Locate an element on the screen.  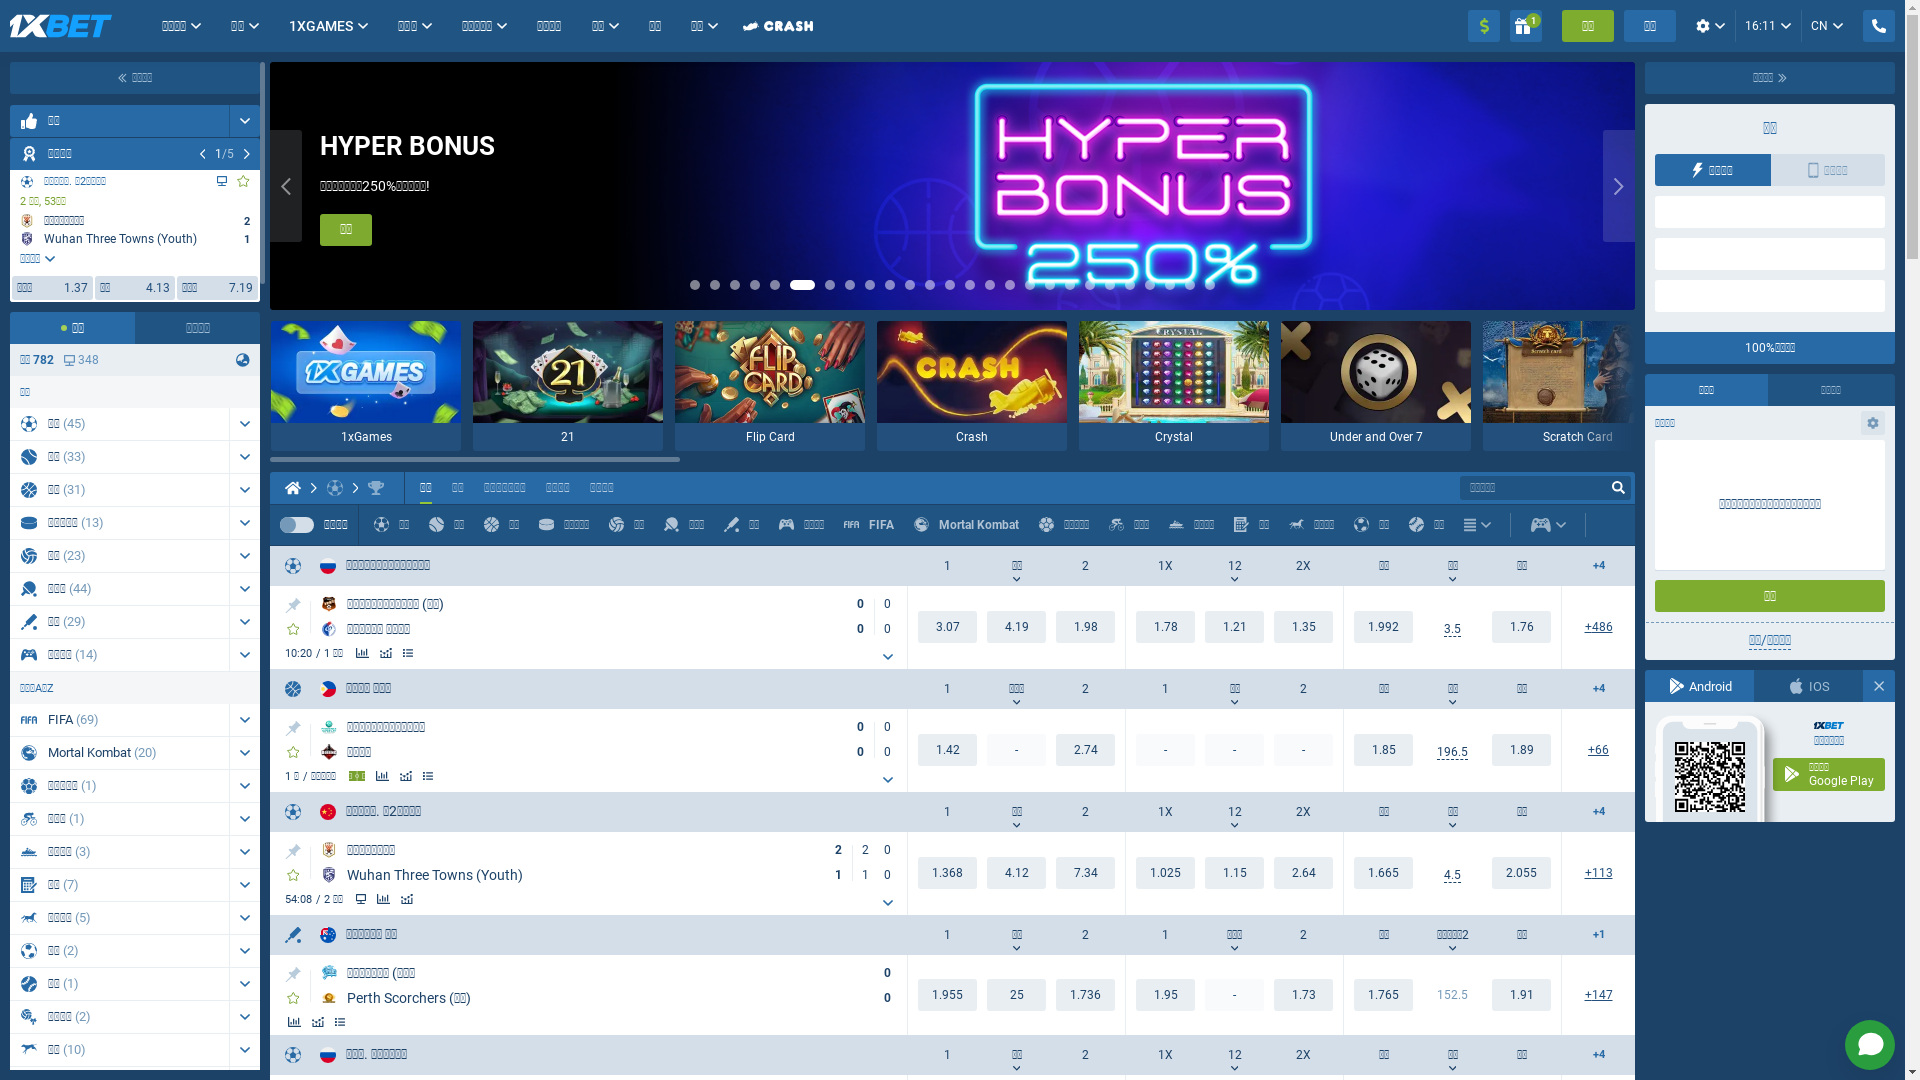
'2.625' is located at coordinates (1303, 871).